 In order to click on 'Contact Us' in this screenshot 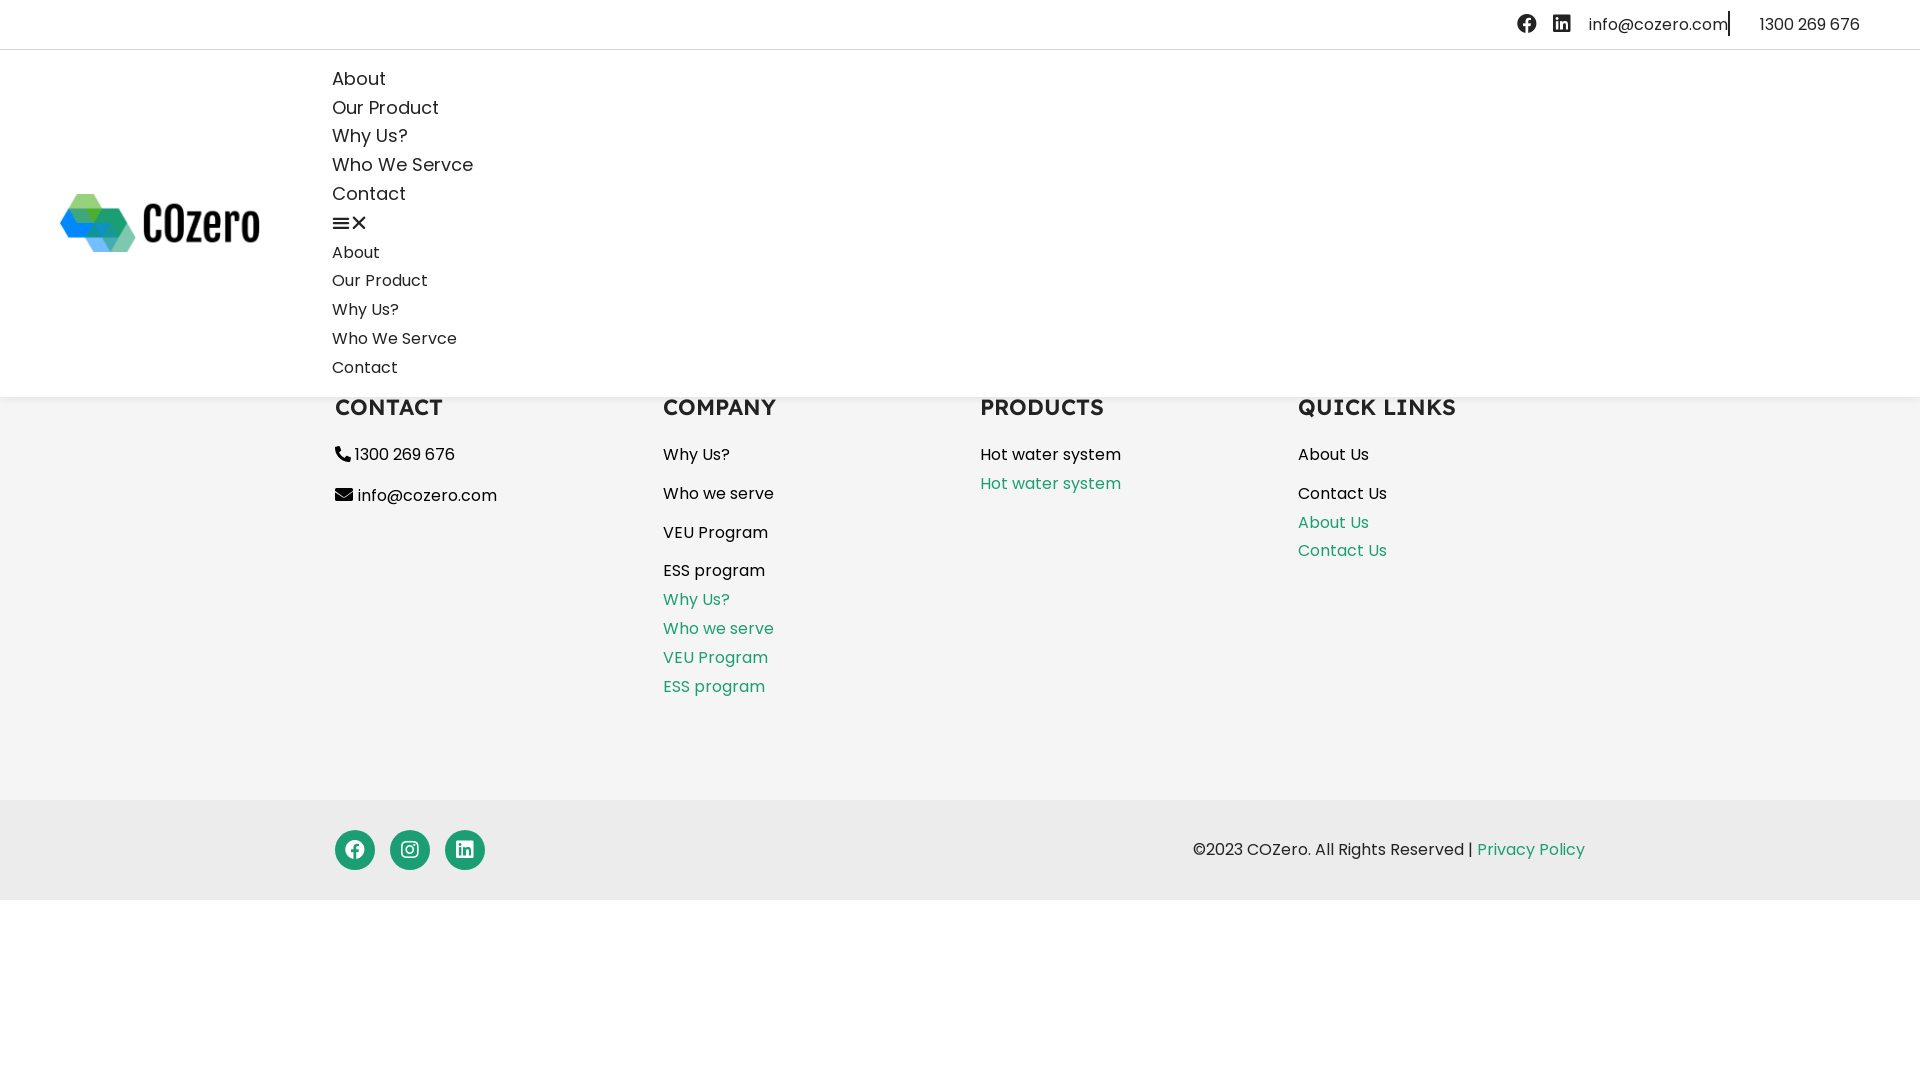, I will do `click(1342, 550)`.